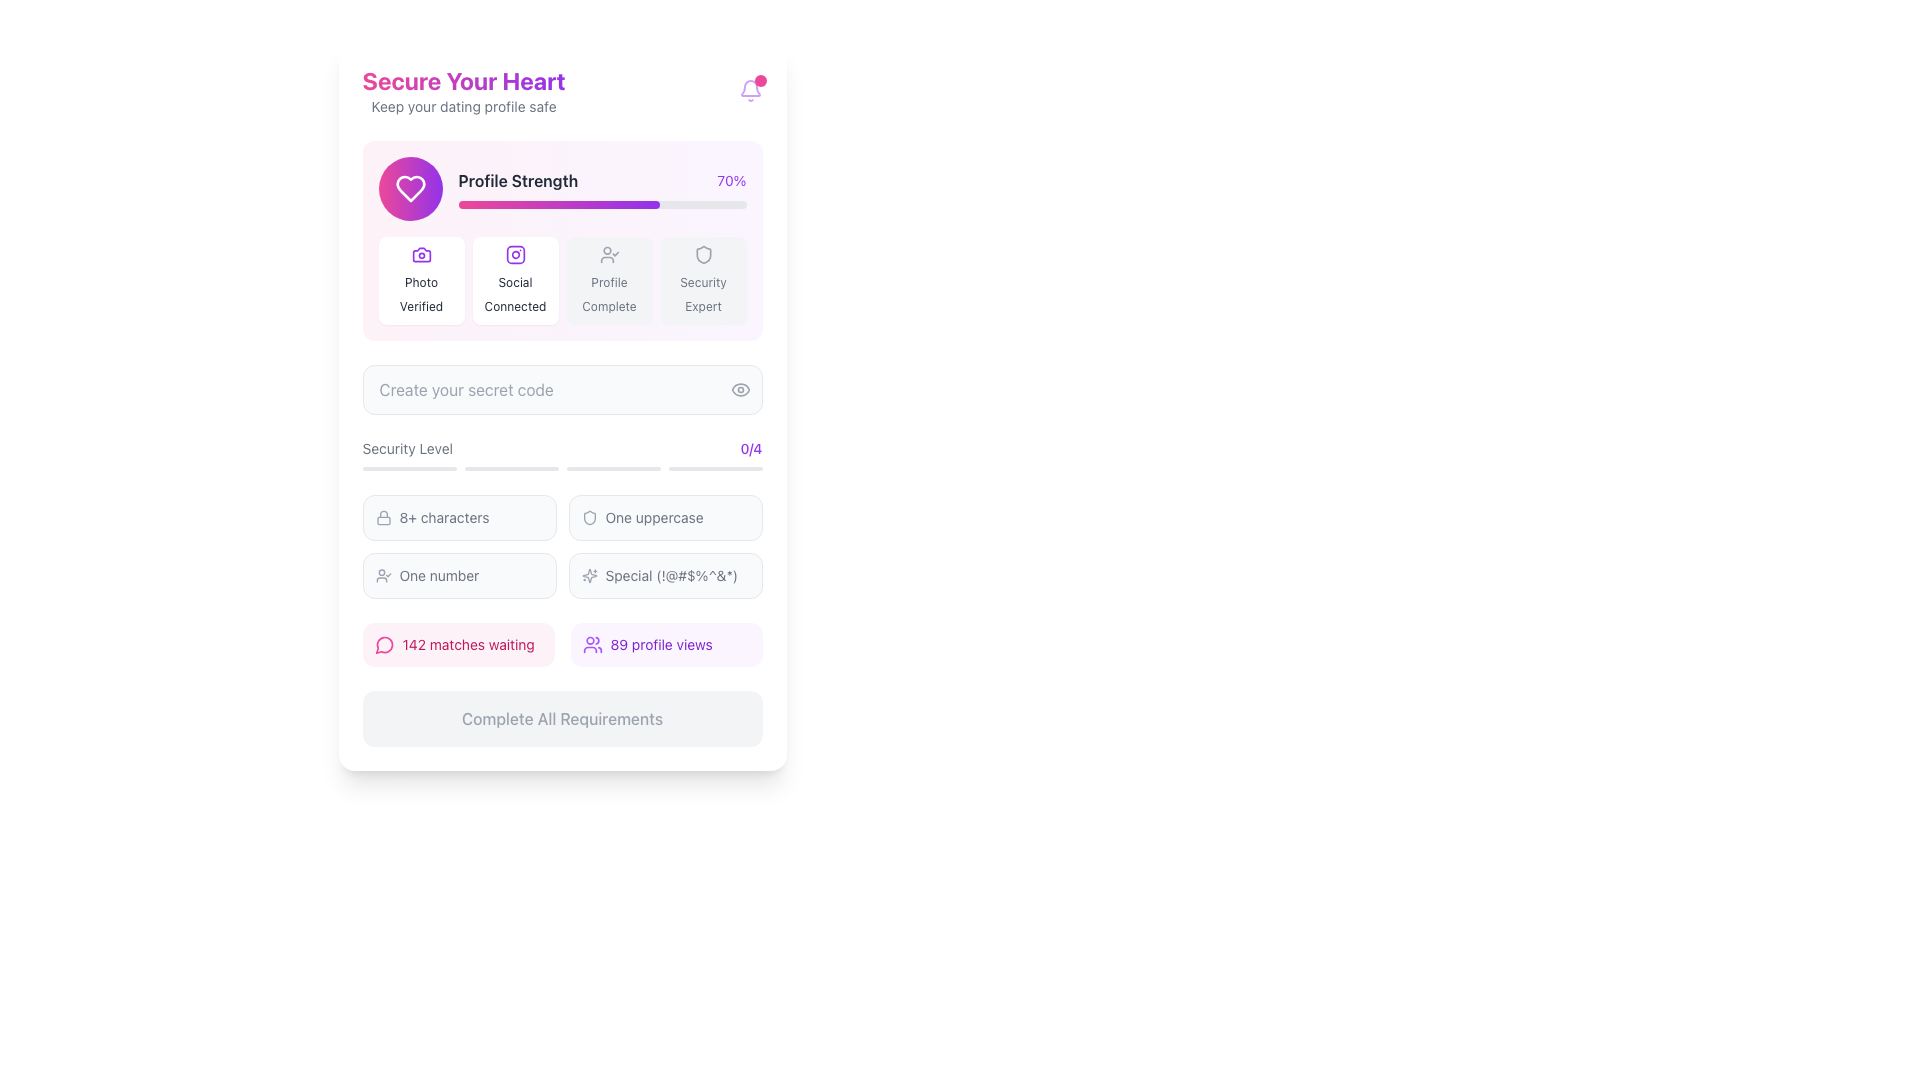 The height and width of the screenshot is (1080, 1920). Describe the element at coordinates (561, 281) in the screenshot. I see `the 'Social Connected' text field which indicates the status of the application interface, positioned centrally in the grid layout` at that location.